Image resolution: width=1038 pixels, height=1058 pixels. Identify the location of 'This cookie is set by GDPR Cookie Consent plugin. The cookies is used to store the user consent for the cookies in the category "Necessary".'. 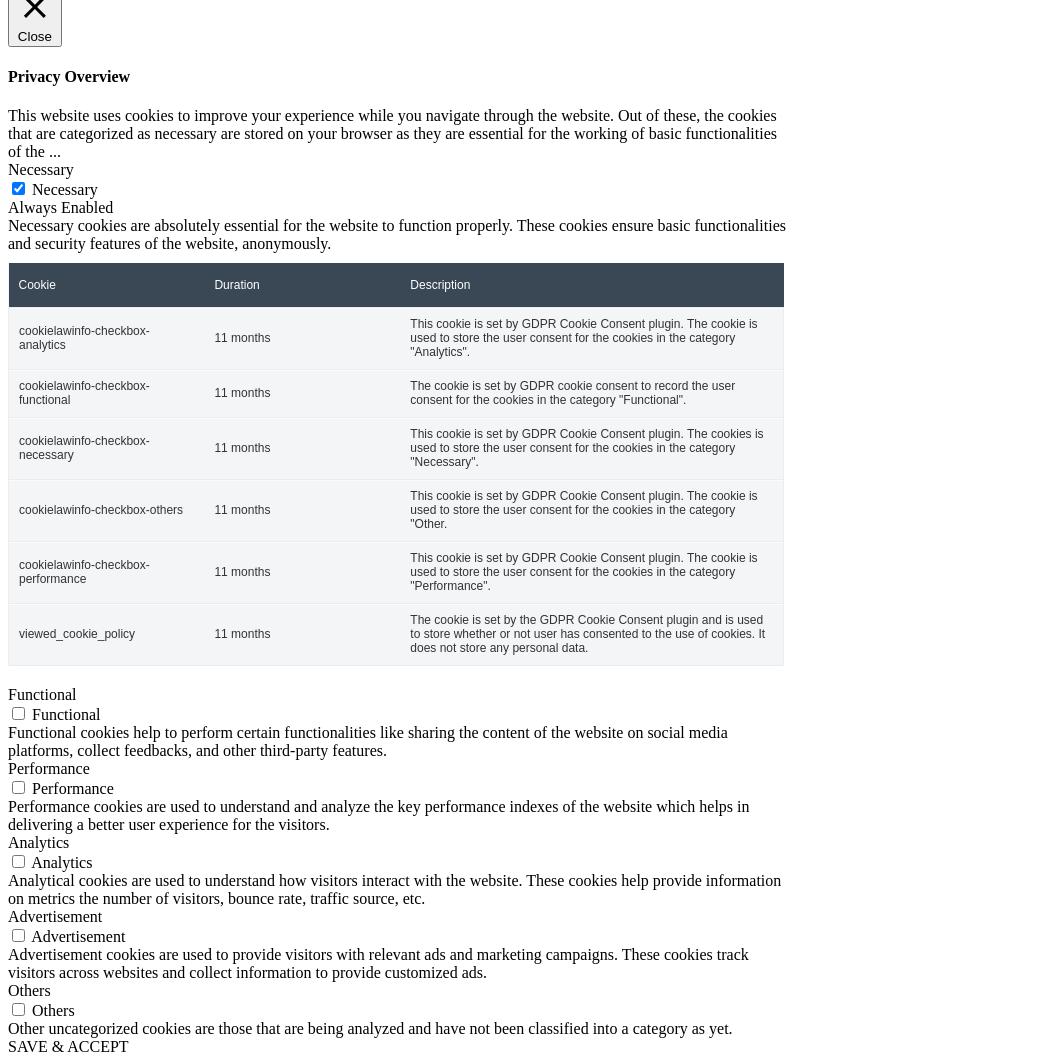
(410, 446).